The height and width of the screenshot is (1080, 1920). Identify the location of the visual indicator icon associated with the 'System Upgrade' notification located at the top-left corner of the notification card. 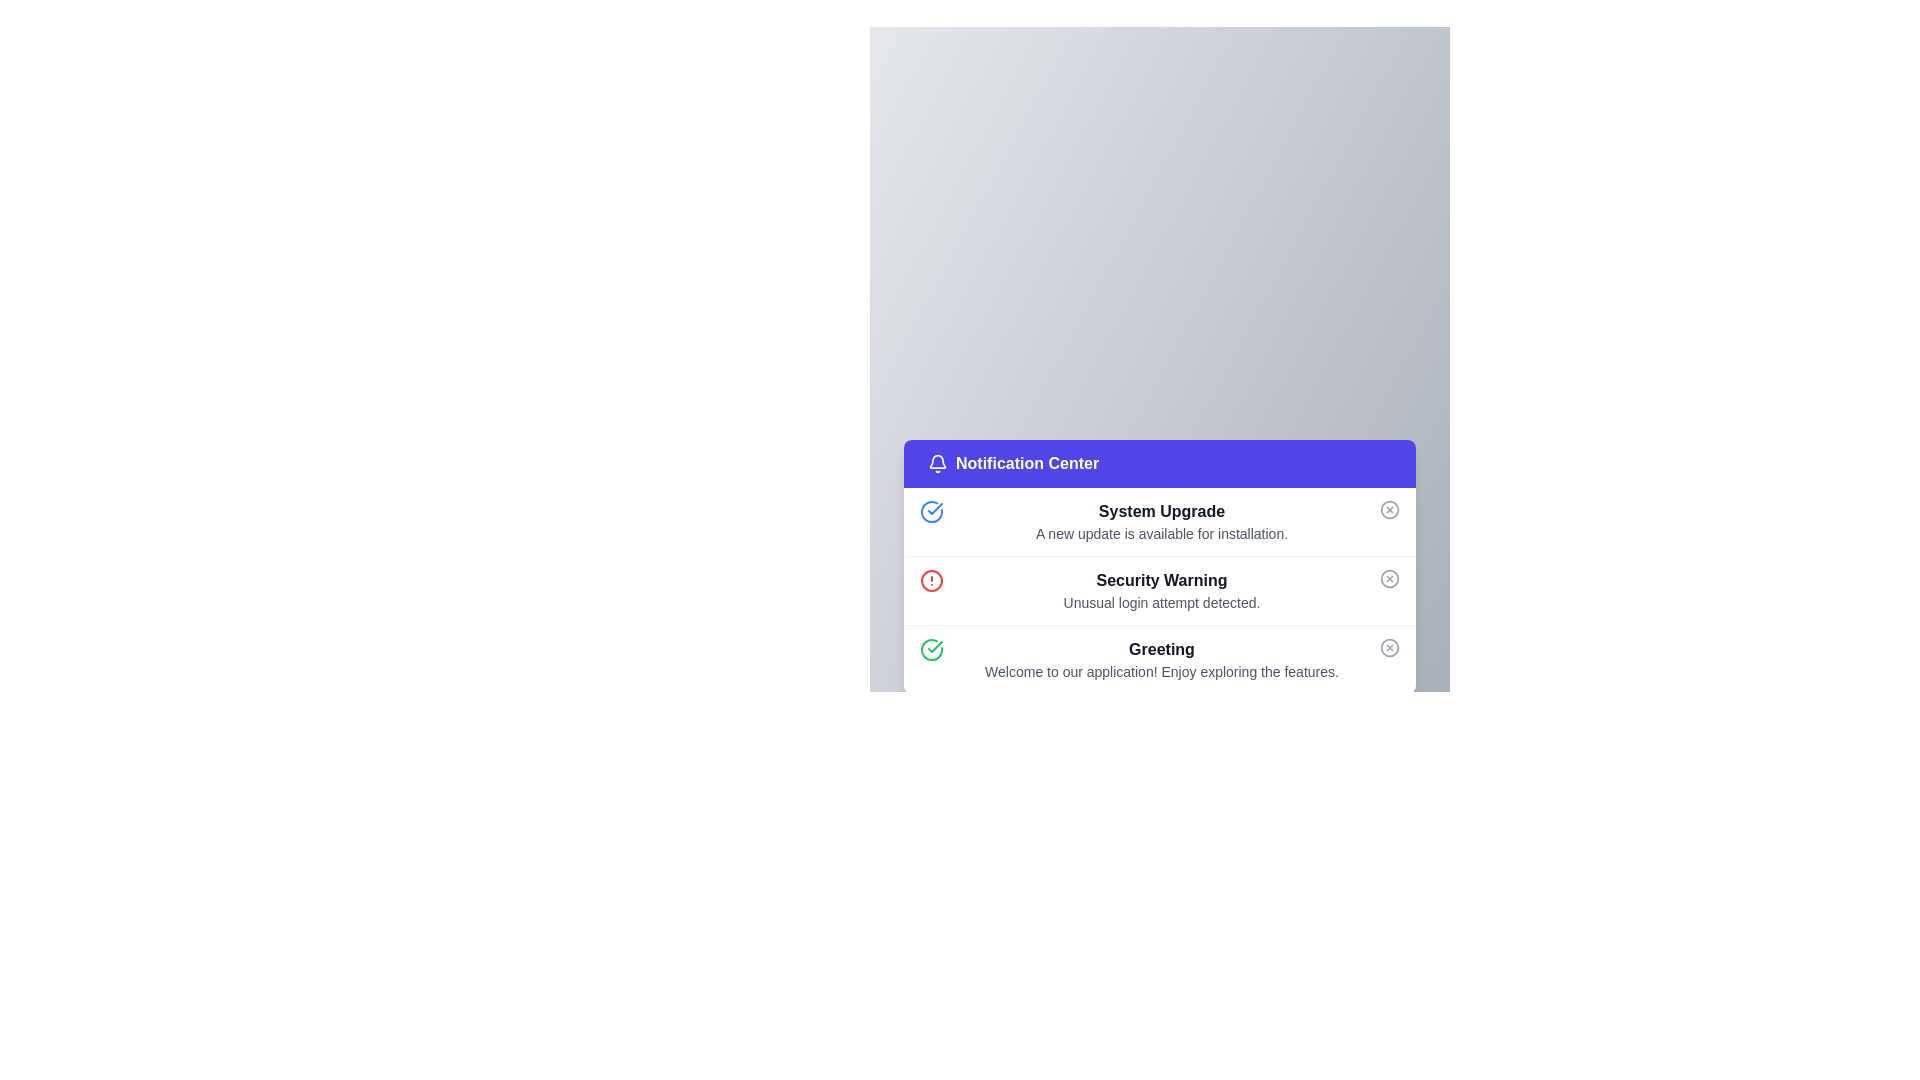
(930, 511).